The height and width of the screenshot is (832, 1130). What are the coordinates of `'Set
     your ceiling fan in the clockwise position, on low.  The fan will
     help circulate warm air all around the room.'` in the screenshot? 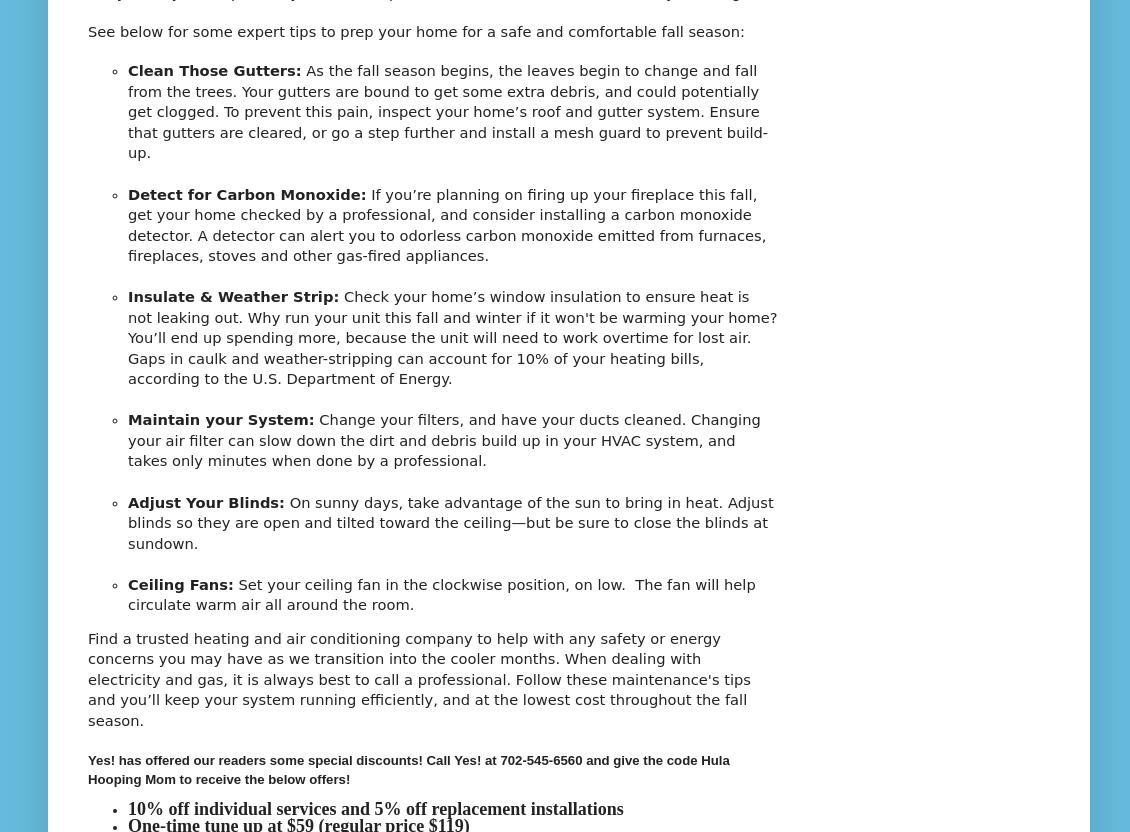 It's located at (441, 592).